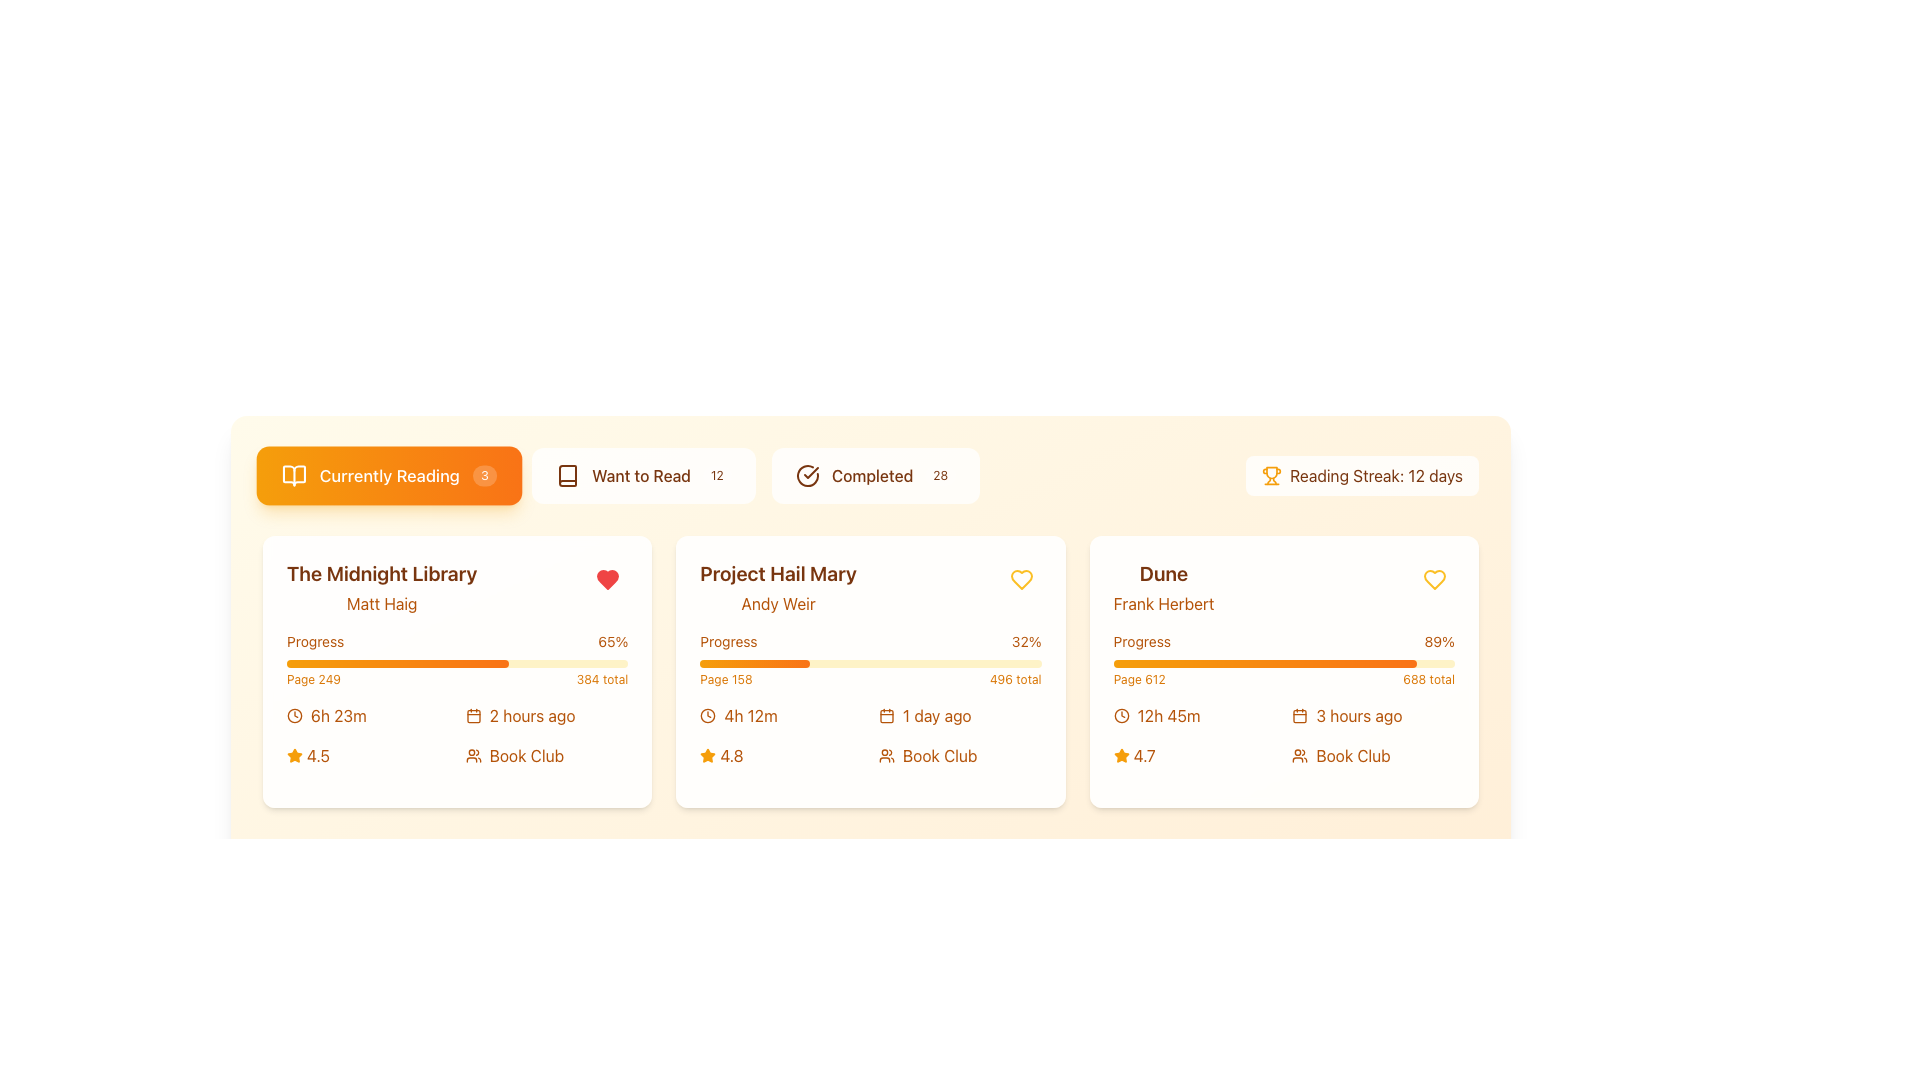 The width and height of the screenshot is (1920, 1080). Describe the element at coordinates (1163, 574) in the screenshot. I see `the Text label displaying the title 'Dune', which is located at the top of its respective book card` at that location.